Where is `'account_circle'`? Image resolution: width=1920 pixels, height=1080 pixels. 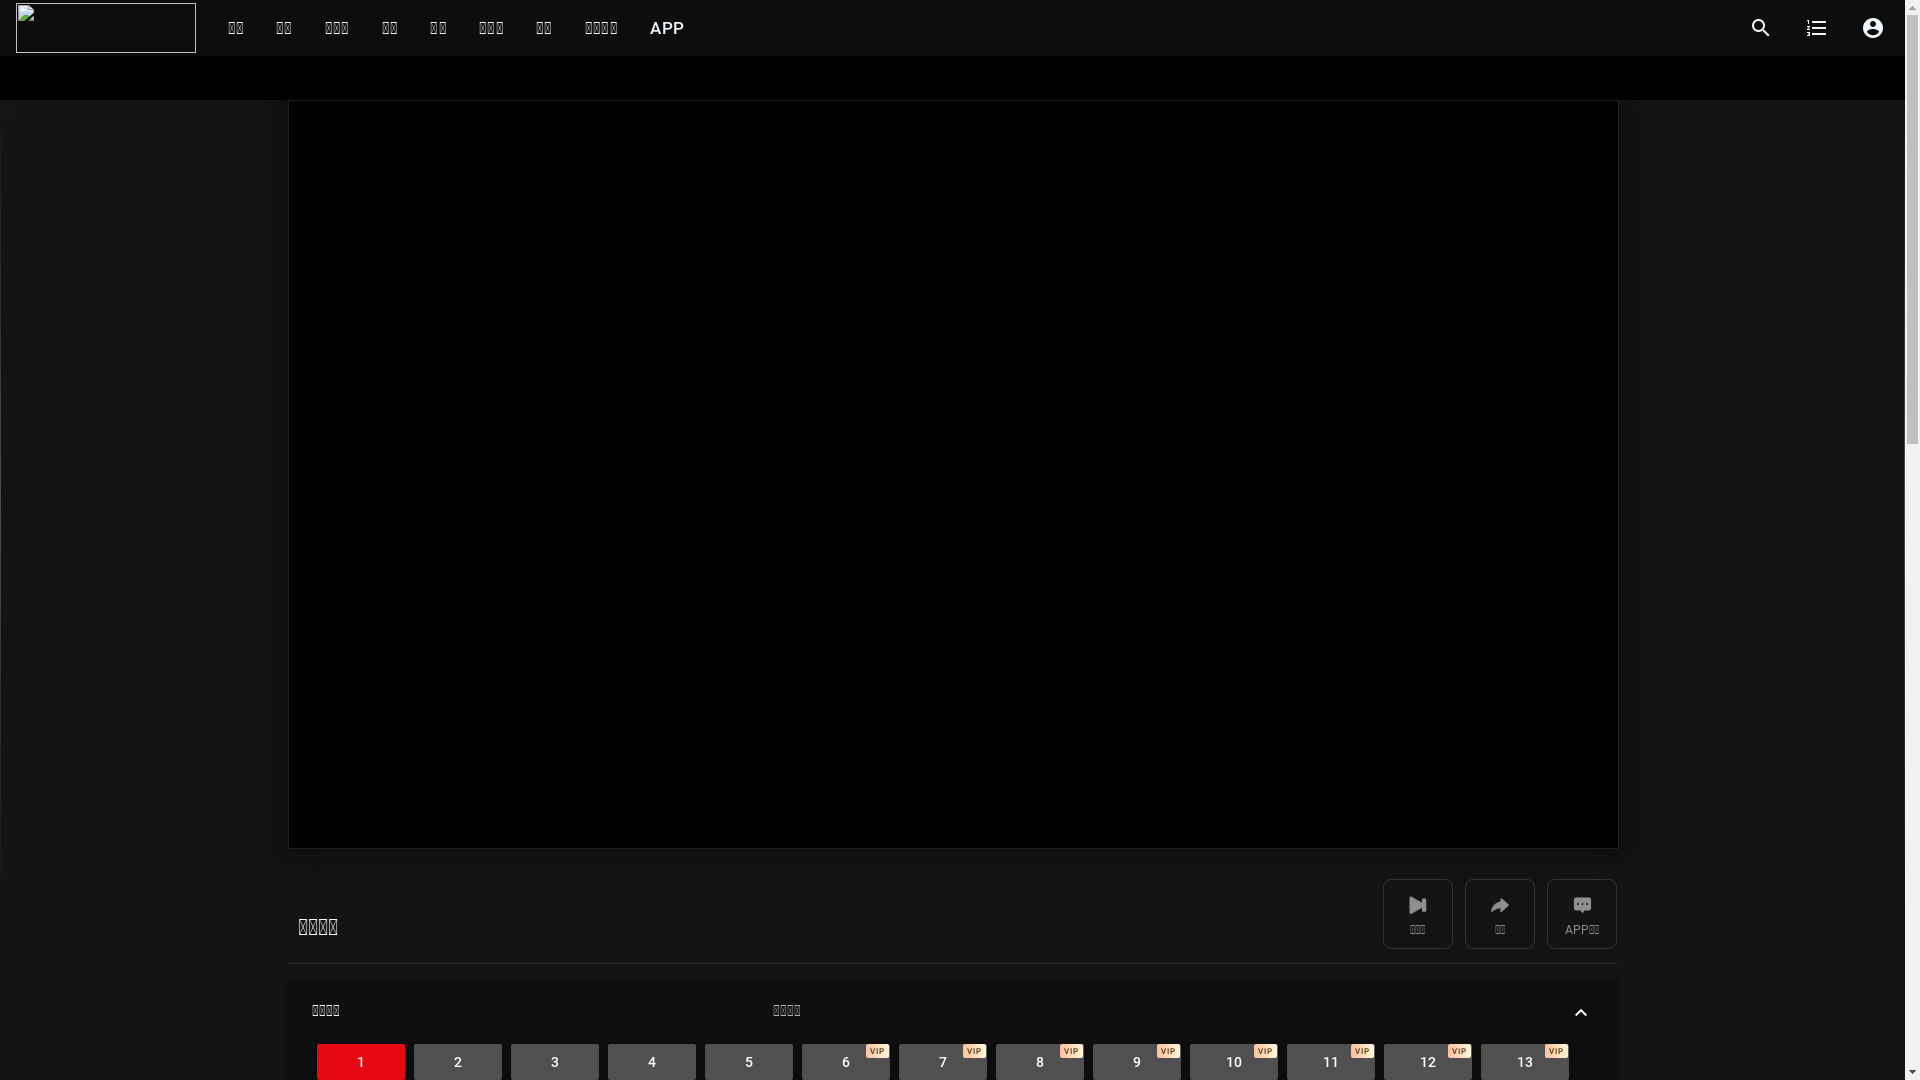
'account_circle' is located at coordinates (1871, 27).